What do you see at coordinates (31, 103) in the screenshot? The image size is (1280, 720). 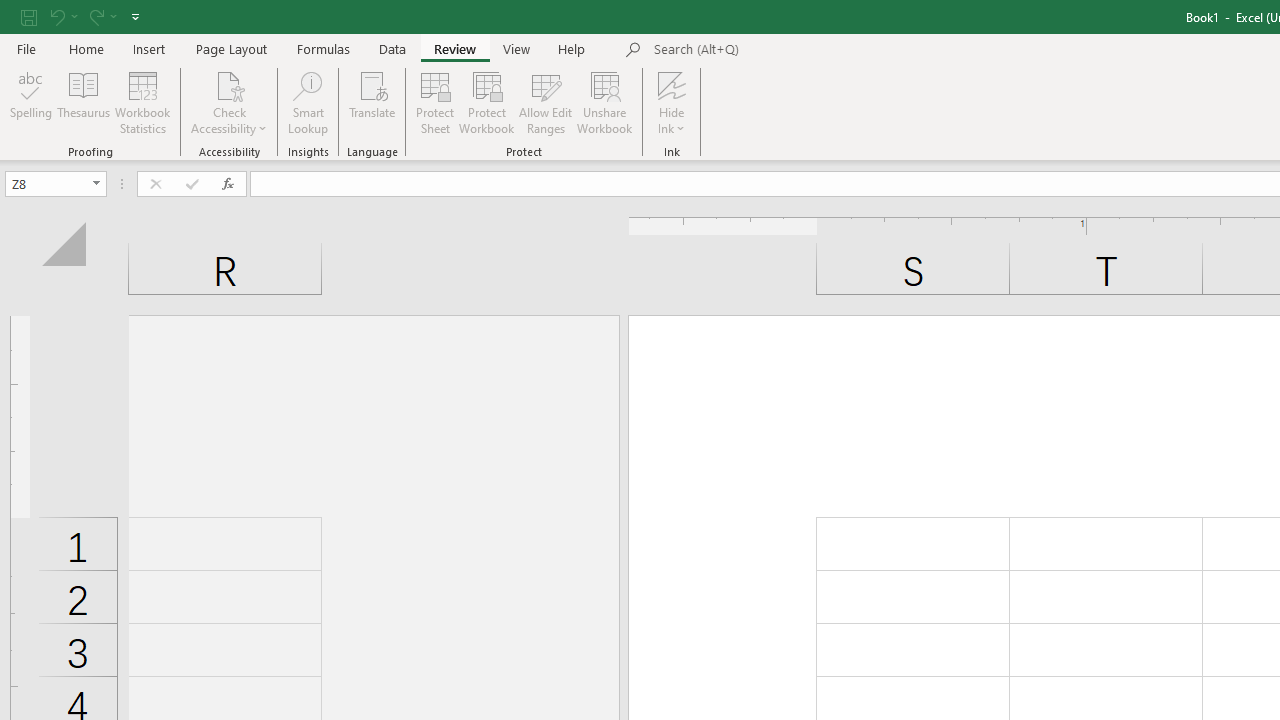 I see `'Spelling...'` at bounding box center [31, 103].